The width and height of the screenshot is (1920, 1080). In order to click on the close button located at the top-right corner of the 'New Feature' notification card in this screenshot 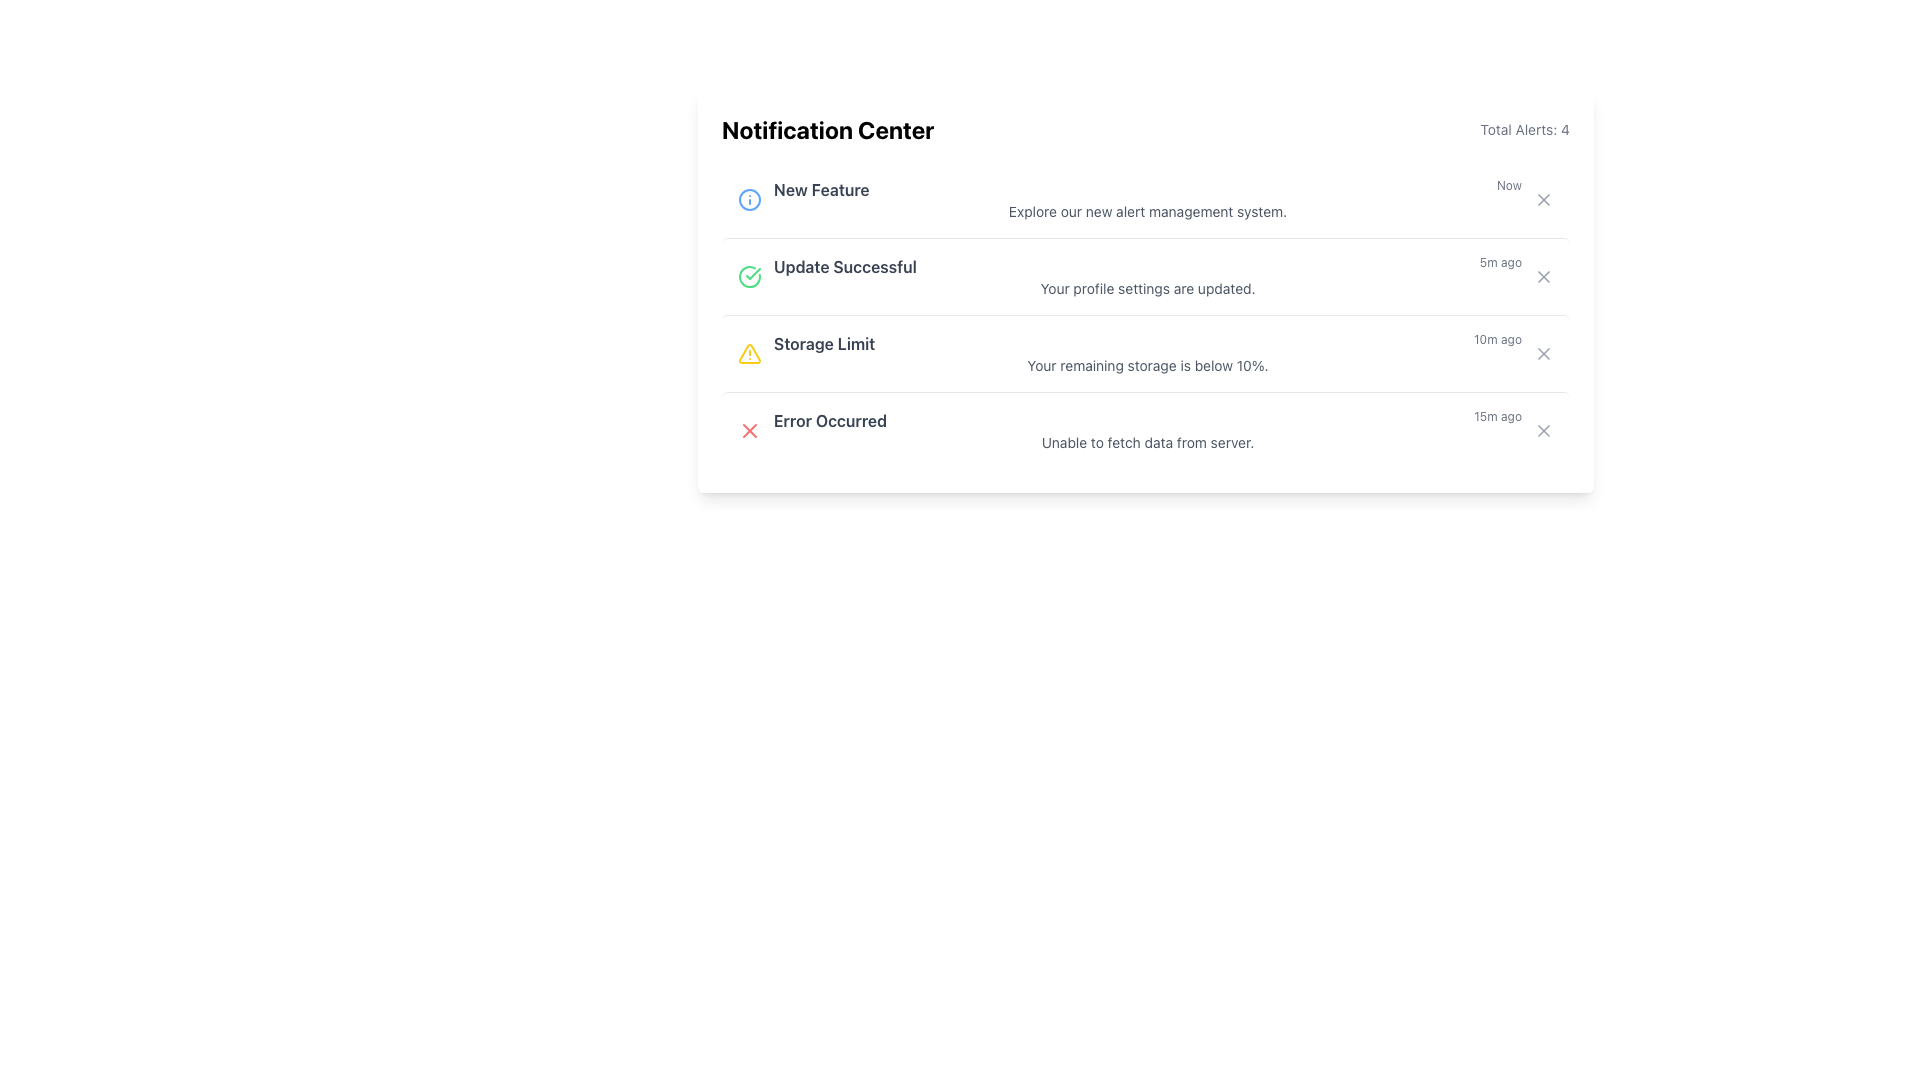, I will do `click(1543, 200)`.